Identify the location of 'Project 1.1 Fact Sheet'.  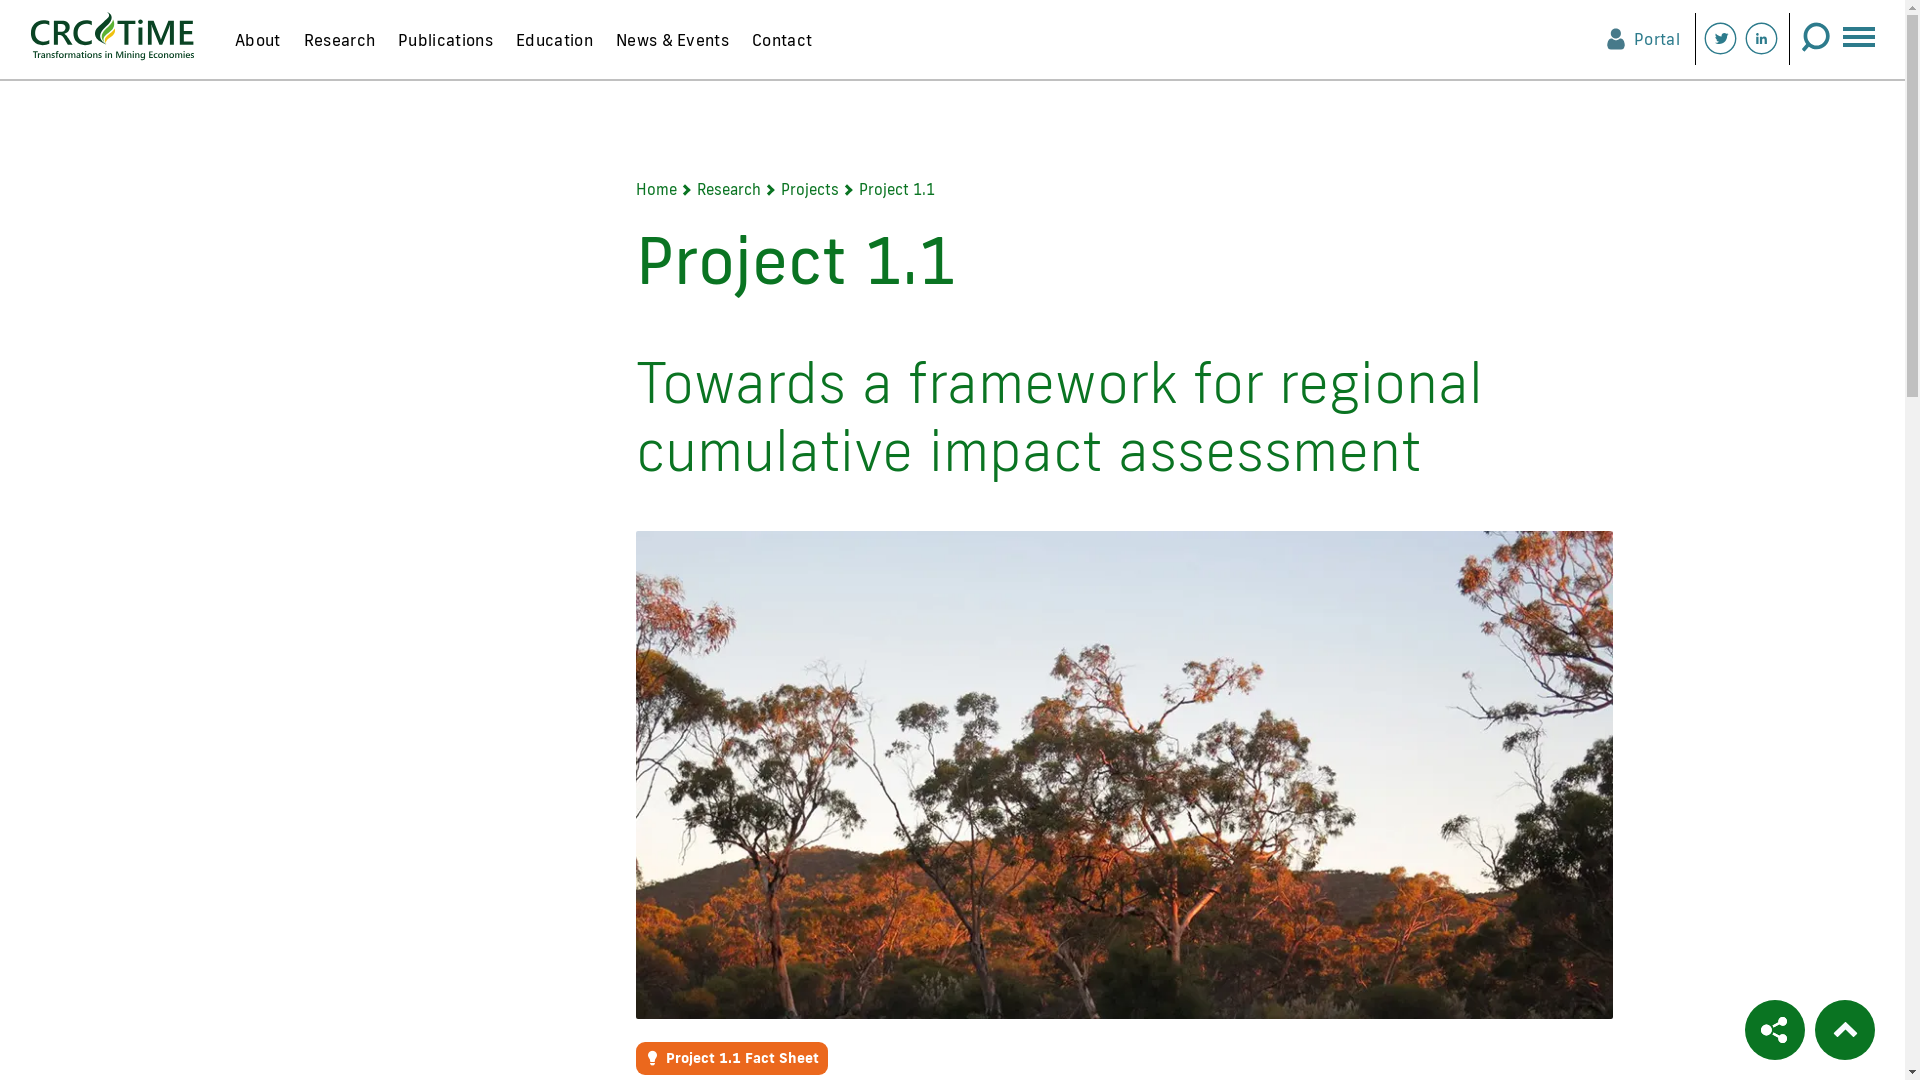
(730, 1057).